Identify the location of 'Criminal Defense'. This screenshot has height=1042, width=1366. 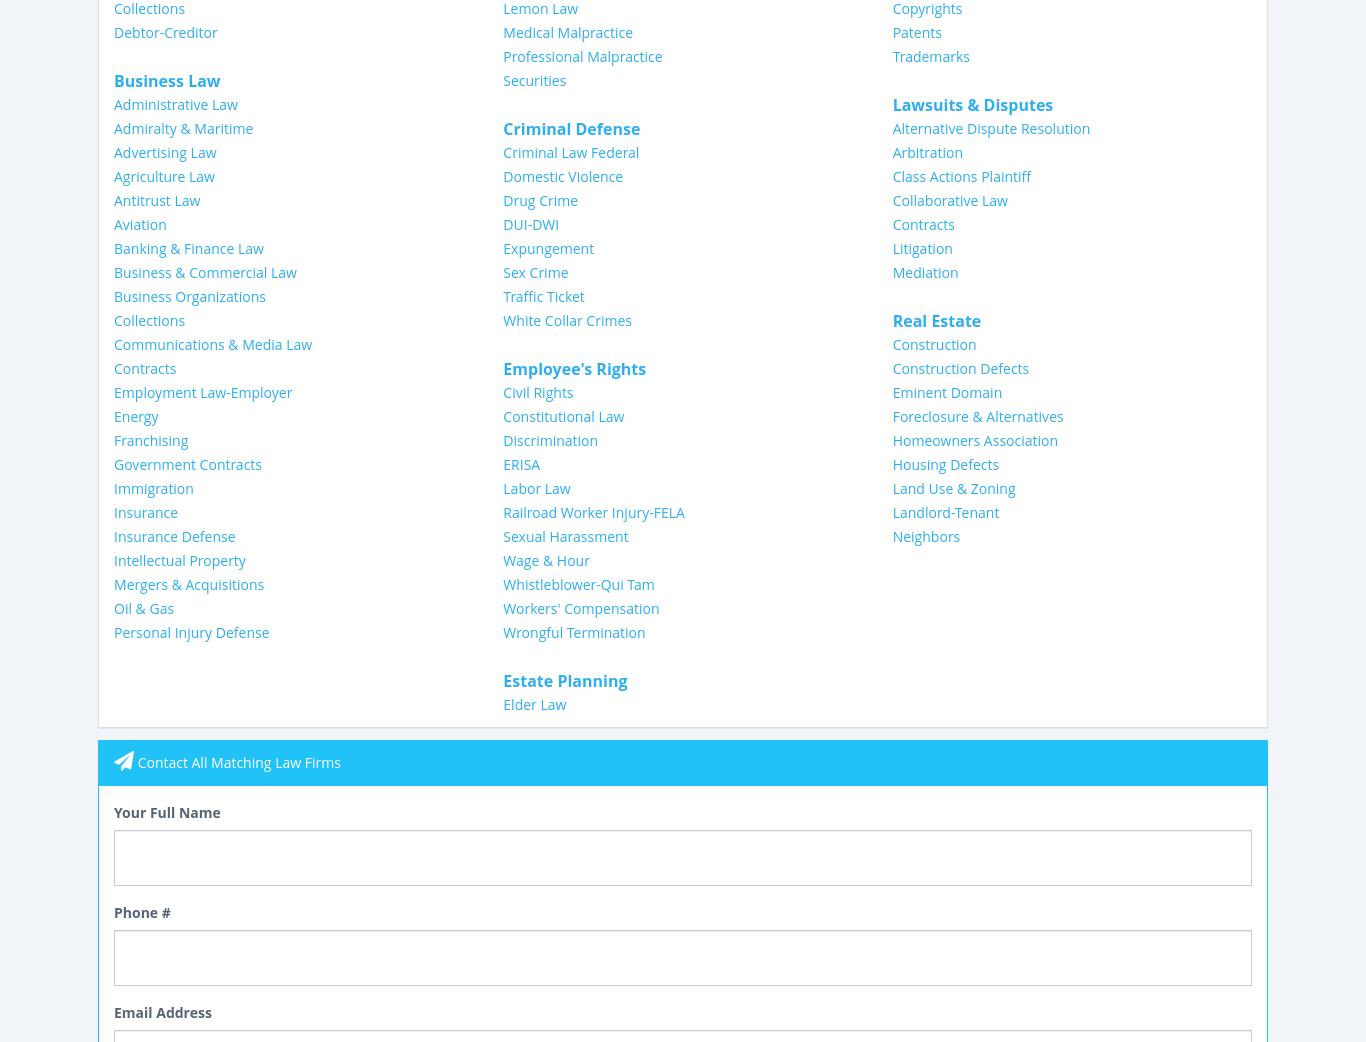
(570, 127).